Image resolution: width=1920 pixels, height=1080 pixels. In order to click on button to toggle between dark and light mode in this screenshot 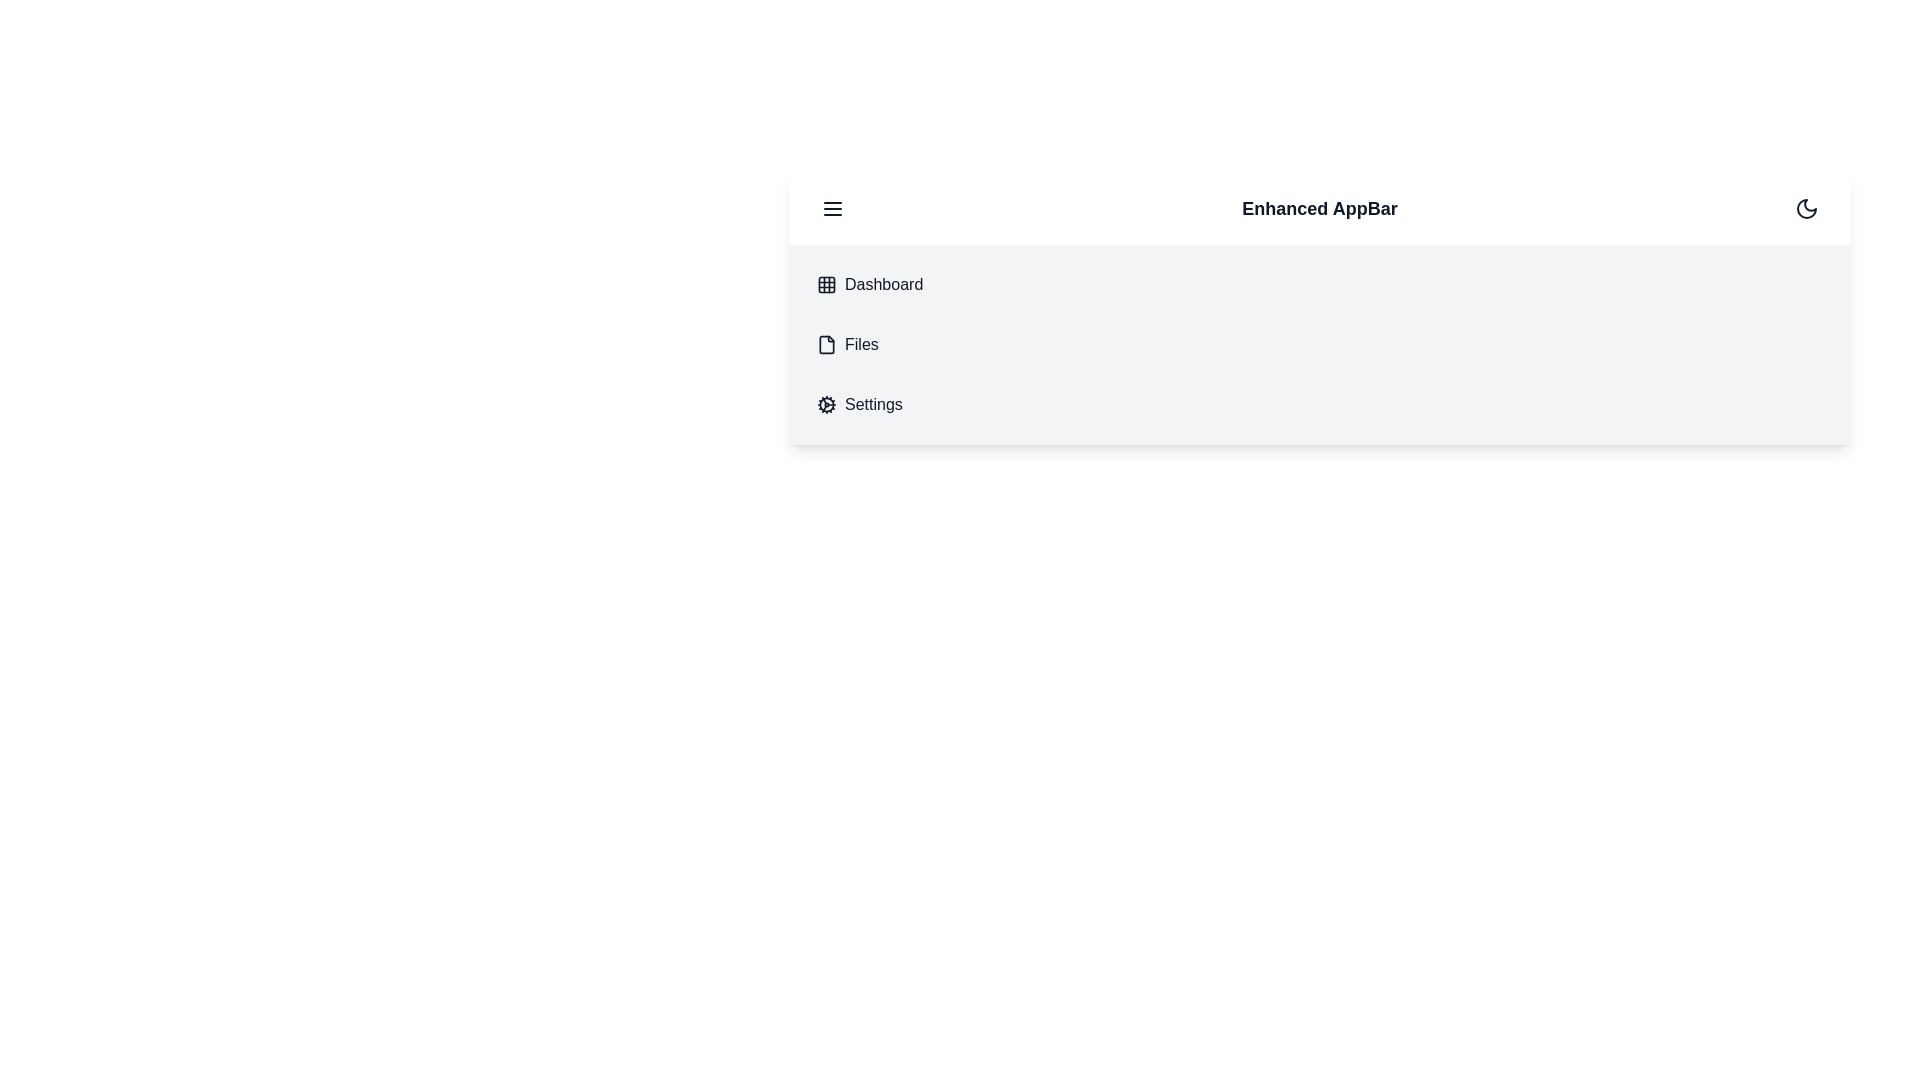, I will do `click(1805, 208)`.